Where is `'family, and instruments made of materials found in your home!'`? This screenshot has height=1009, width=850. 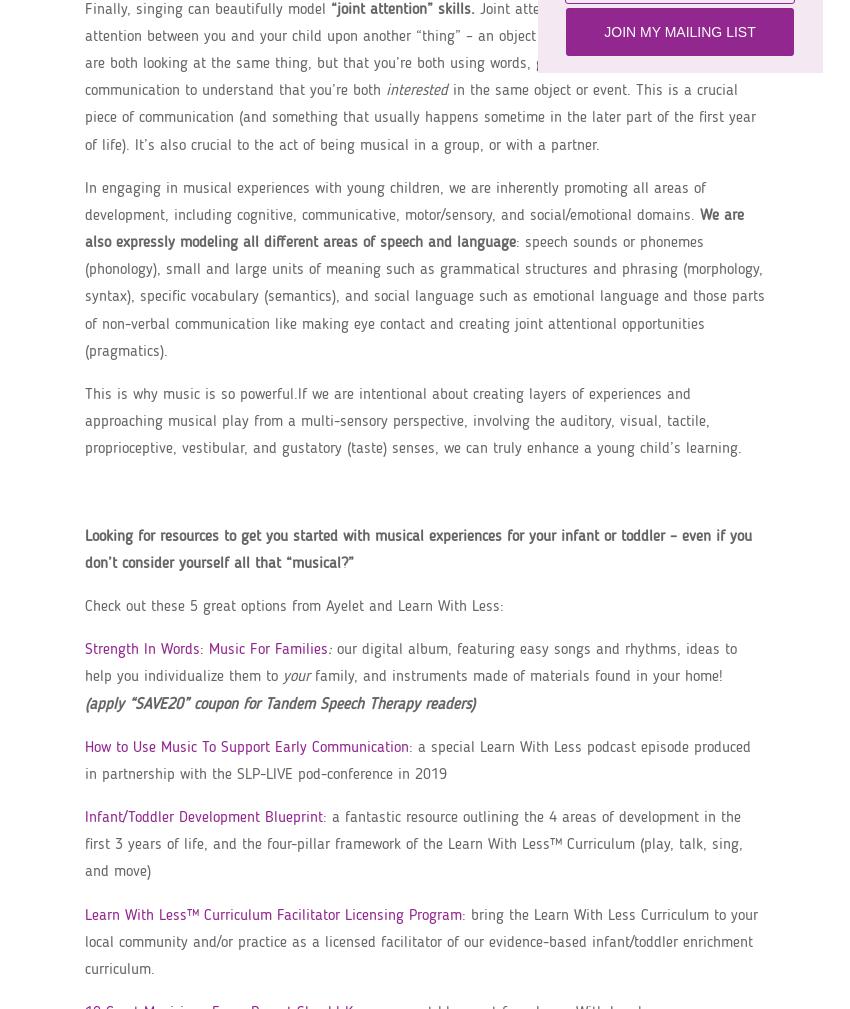
'family, and instruments made of materials found in your home!' is located at coordinates (309, 677).